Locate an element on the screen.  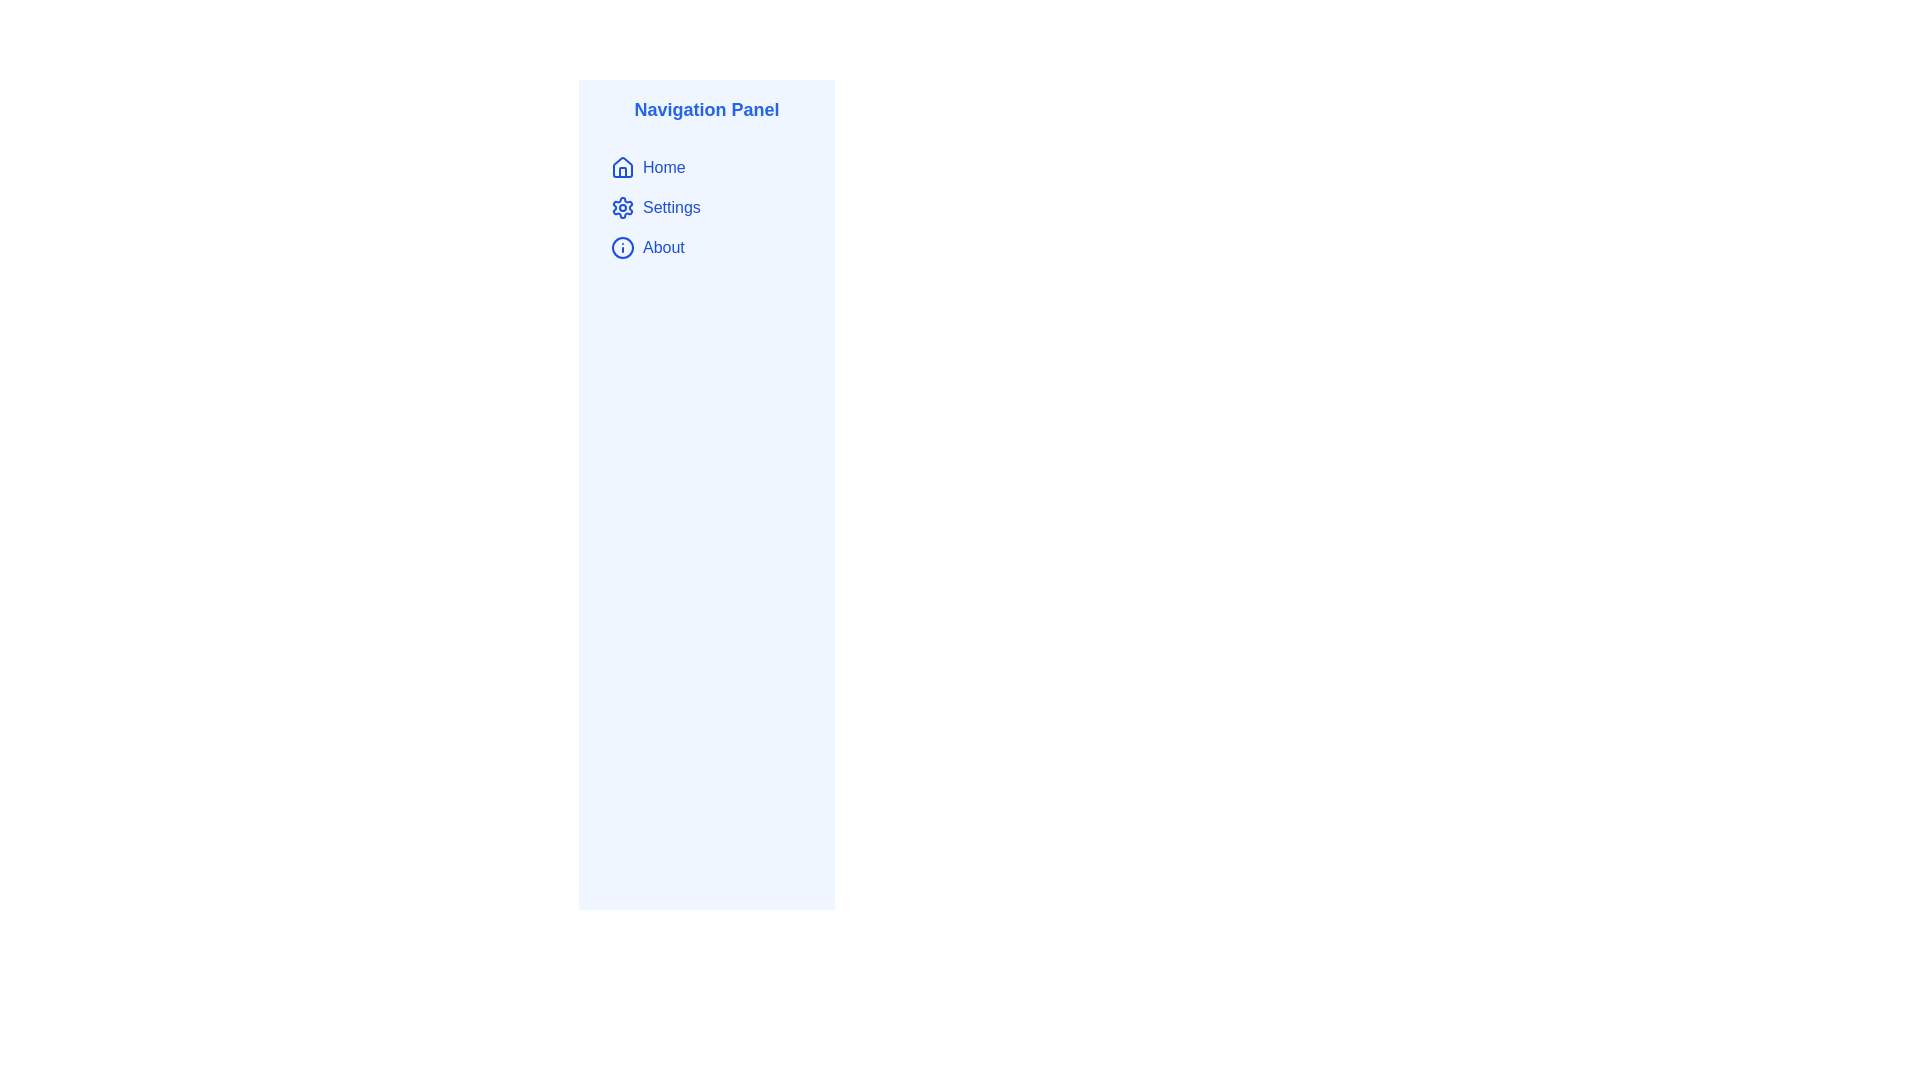
the circular graphic element with a blue border located next to the 'About' label in the navigation panel is located at coordinates (622, 246).